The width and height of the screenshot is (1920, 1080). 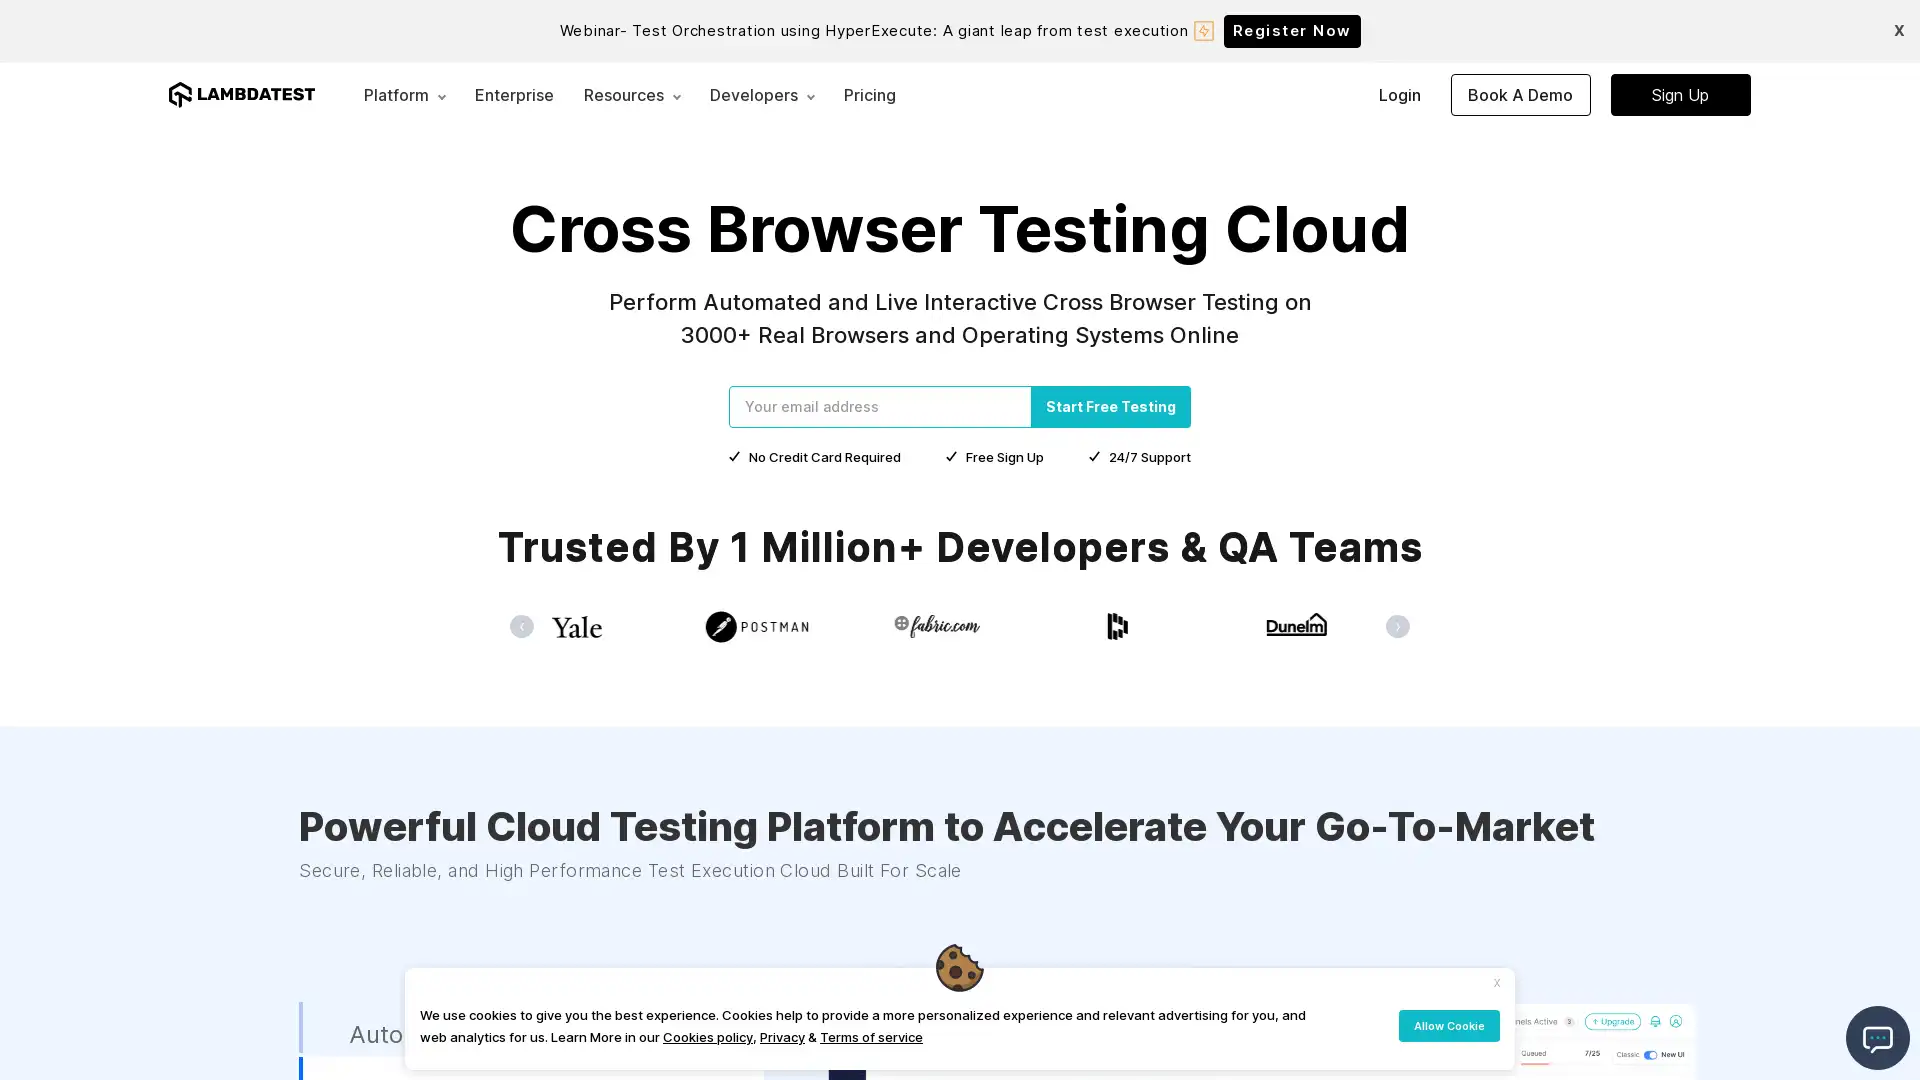 I want to click on Start Free Testing, so click(x=1109, y=405).